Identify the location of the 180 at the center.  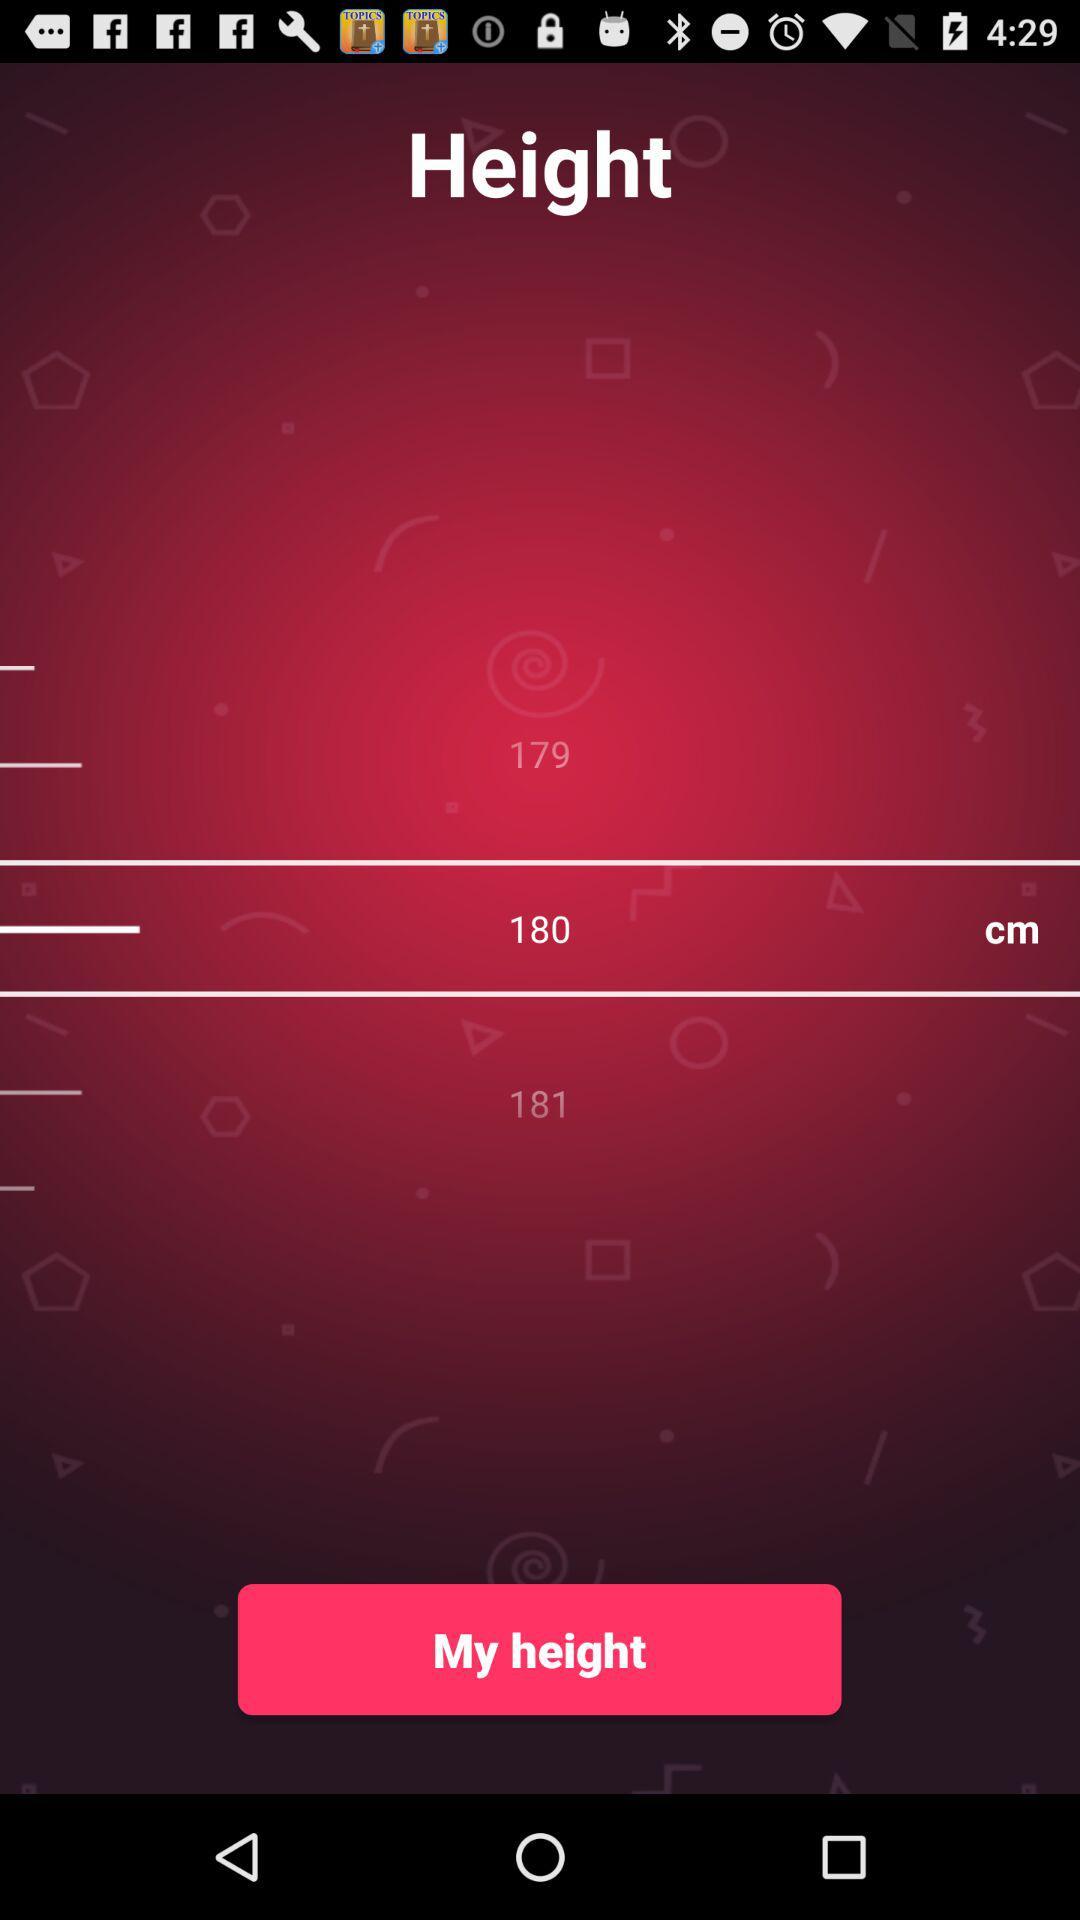
(540, 927).